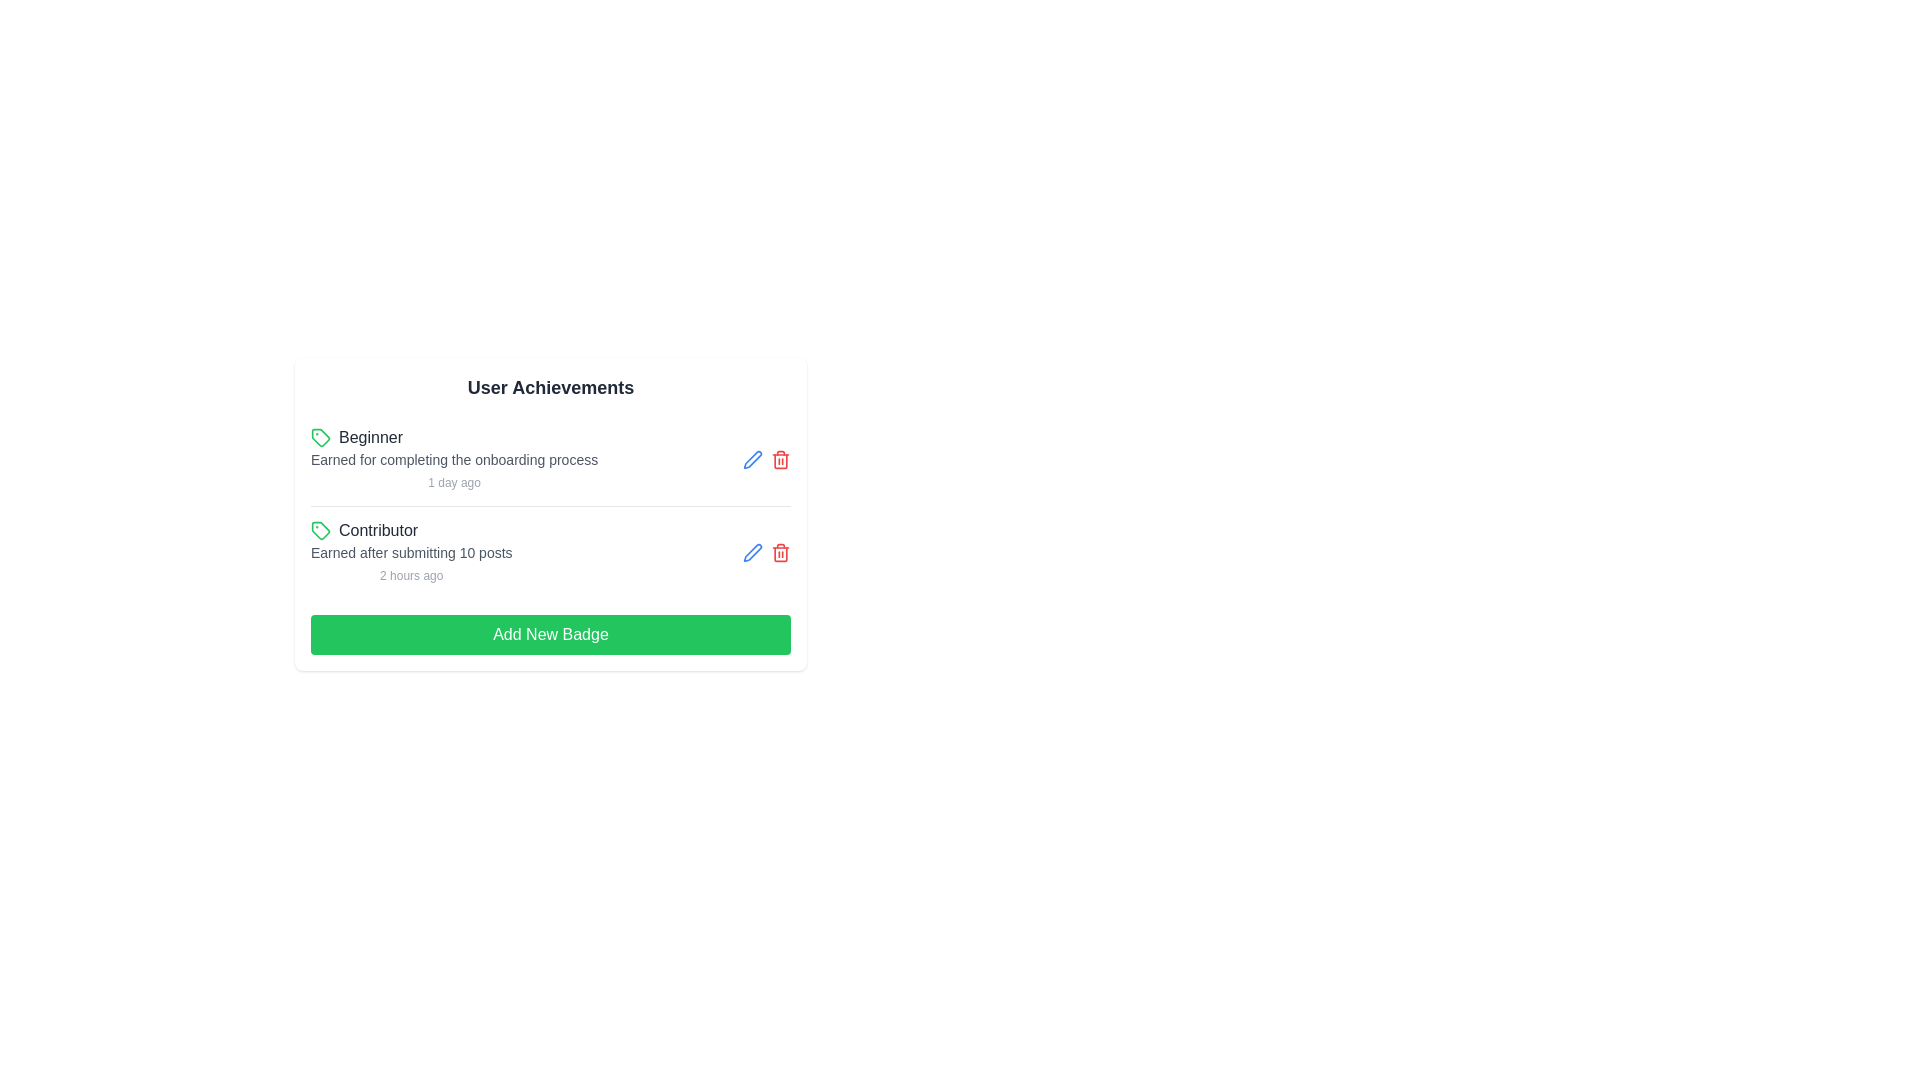  Describe the element at coordinates (321, 530) in the screenshot. I see `the 'Contributor' badge icon located on the left side of the 'Contributor' item in the achievements list` at that location.